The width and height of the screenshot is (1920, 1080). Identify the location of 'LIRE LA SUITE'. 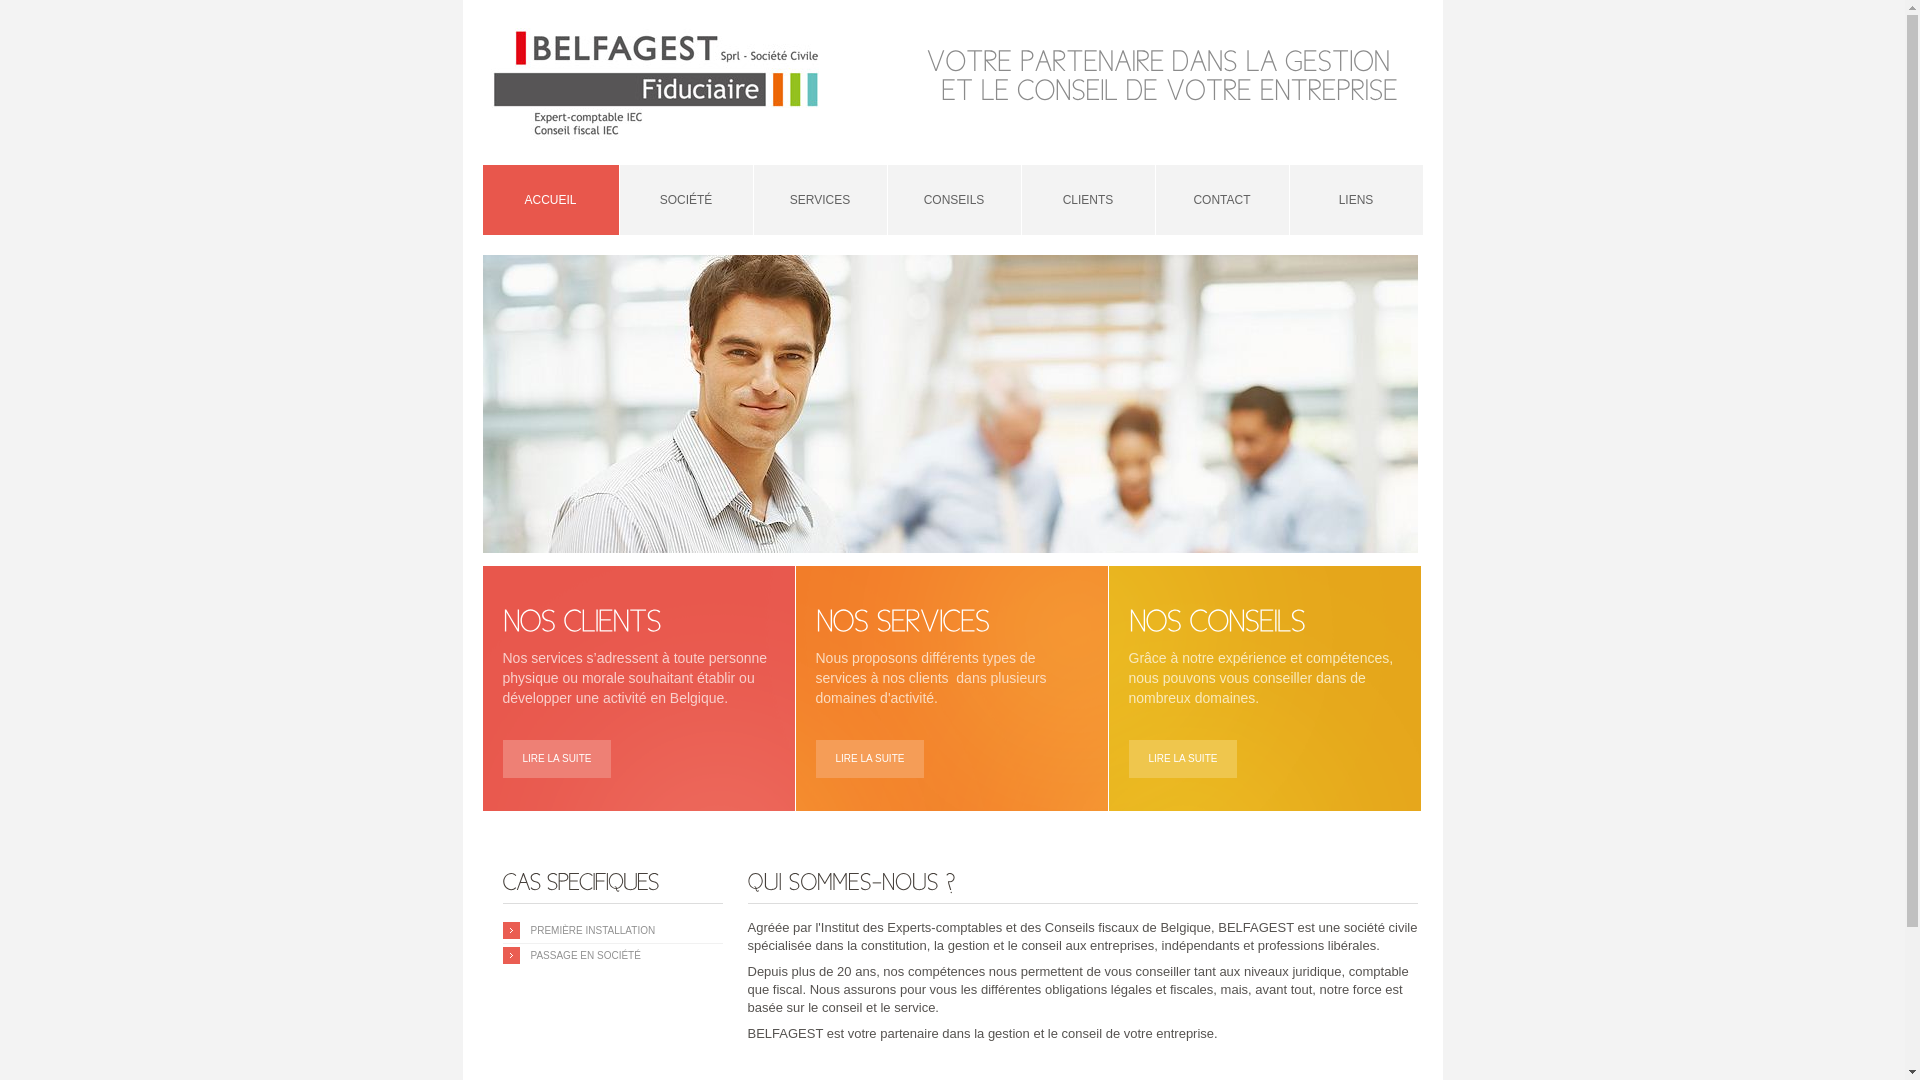
(502, 759).